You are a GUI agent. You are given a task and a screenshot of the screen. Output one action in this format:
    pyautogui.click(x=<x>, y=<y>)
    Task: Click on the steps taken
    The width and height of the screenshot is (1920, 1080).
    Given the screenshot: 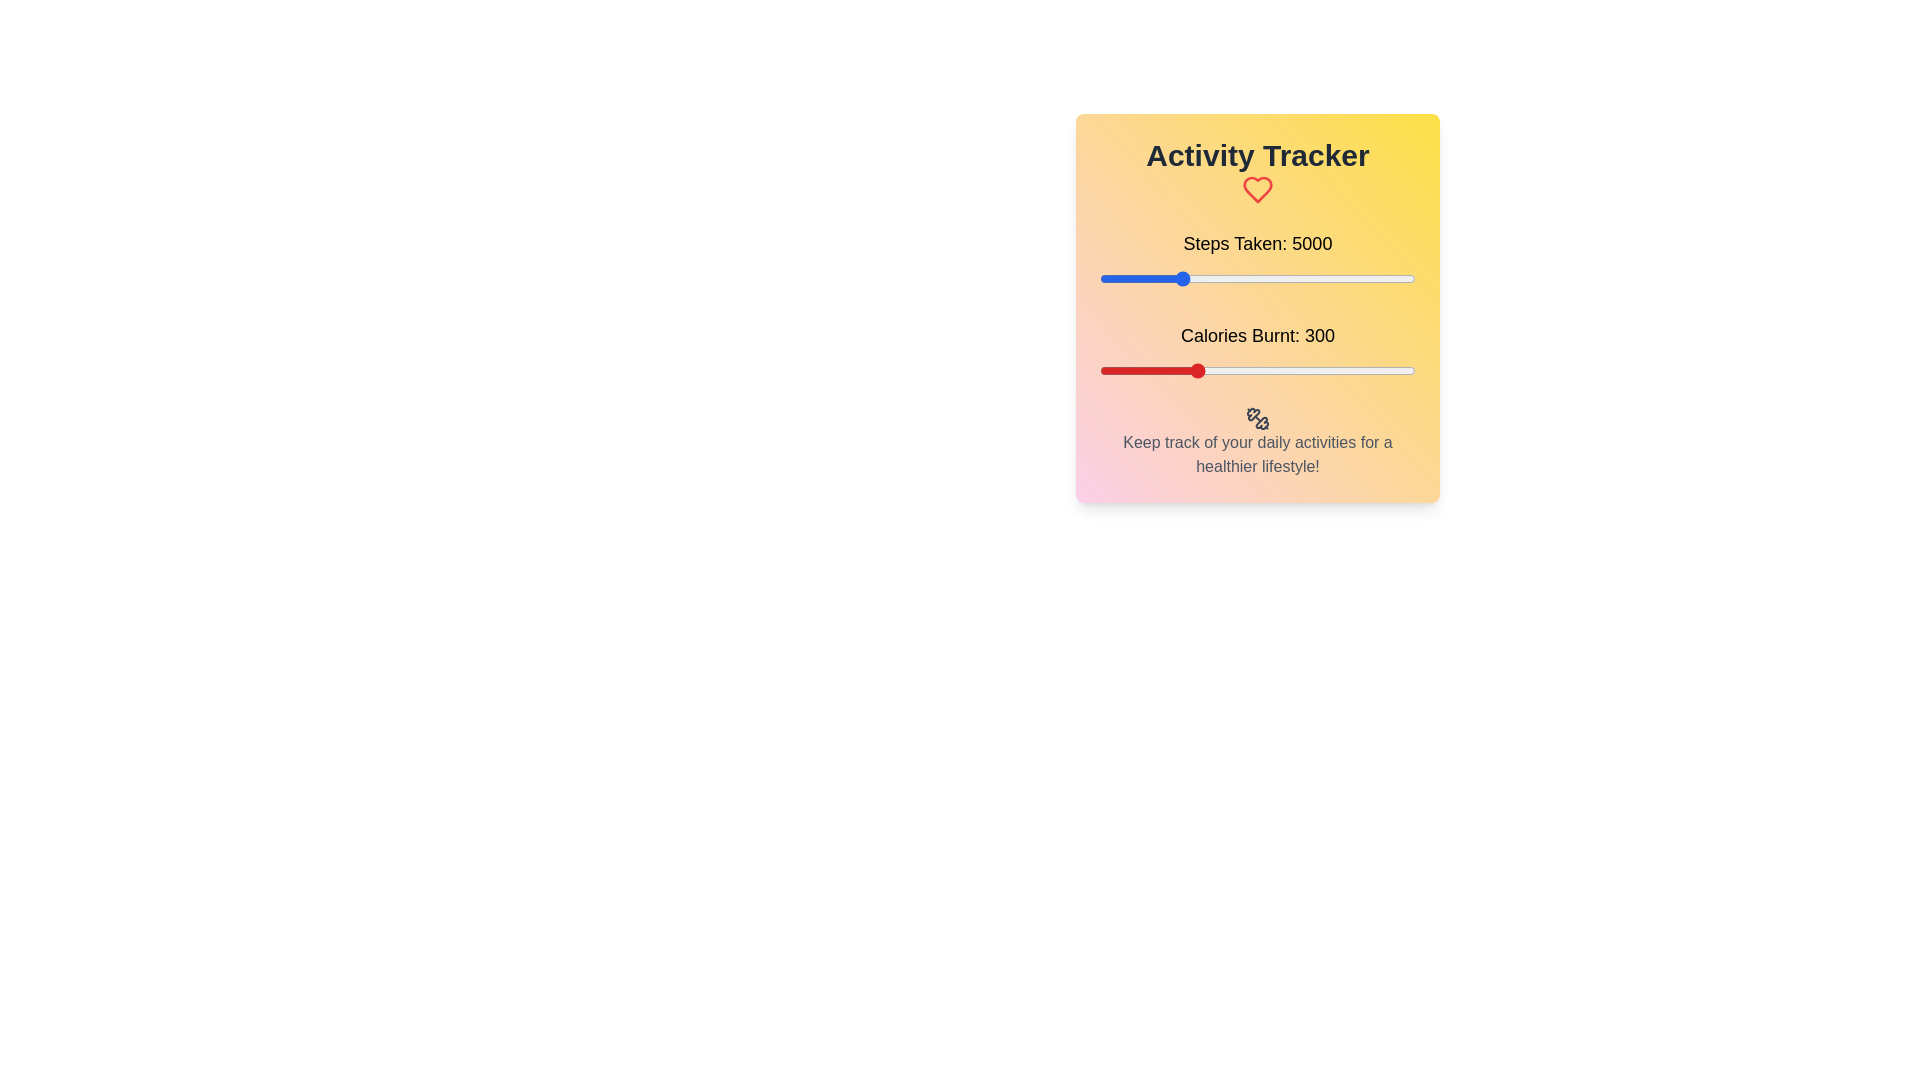 What is the action you would take?
    pyautogui.click(x=1190, y=278)
    